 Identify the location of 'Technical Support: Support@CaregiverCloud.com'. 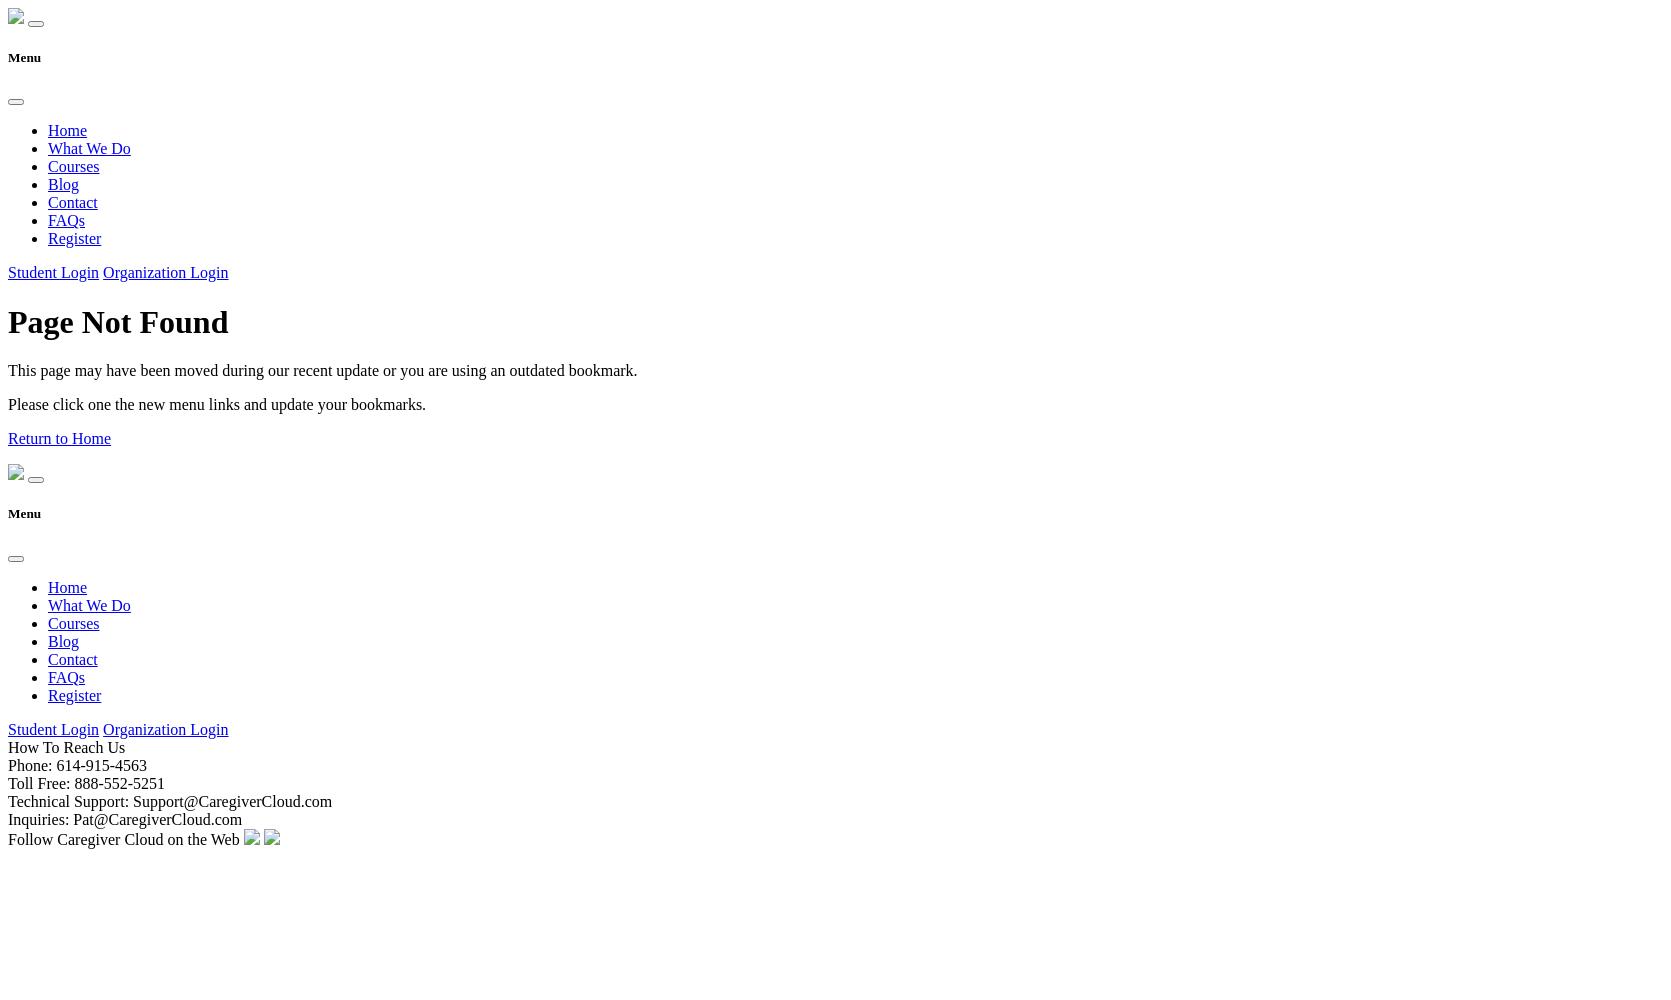
(168, 800).